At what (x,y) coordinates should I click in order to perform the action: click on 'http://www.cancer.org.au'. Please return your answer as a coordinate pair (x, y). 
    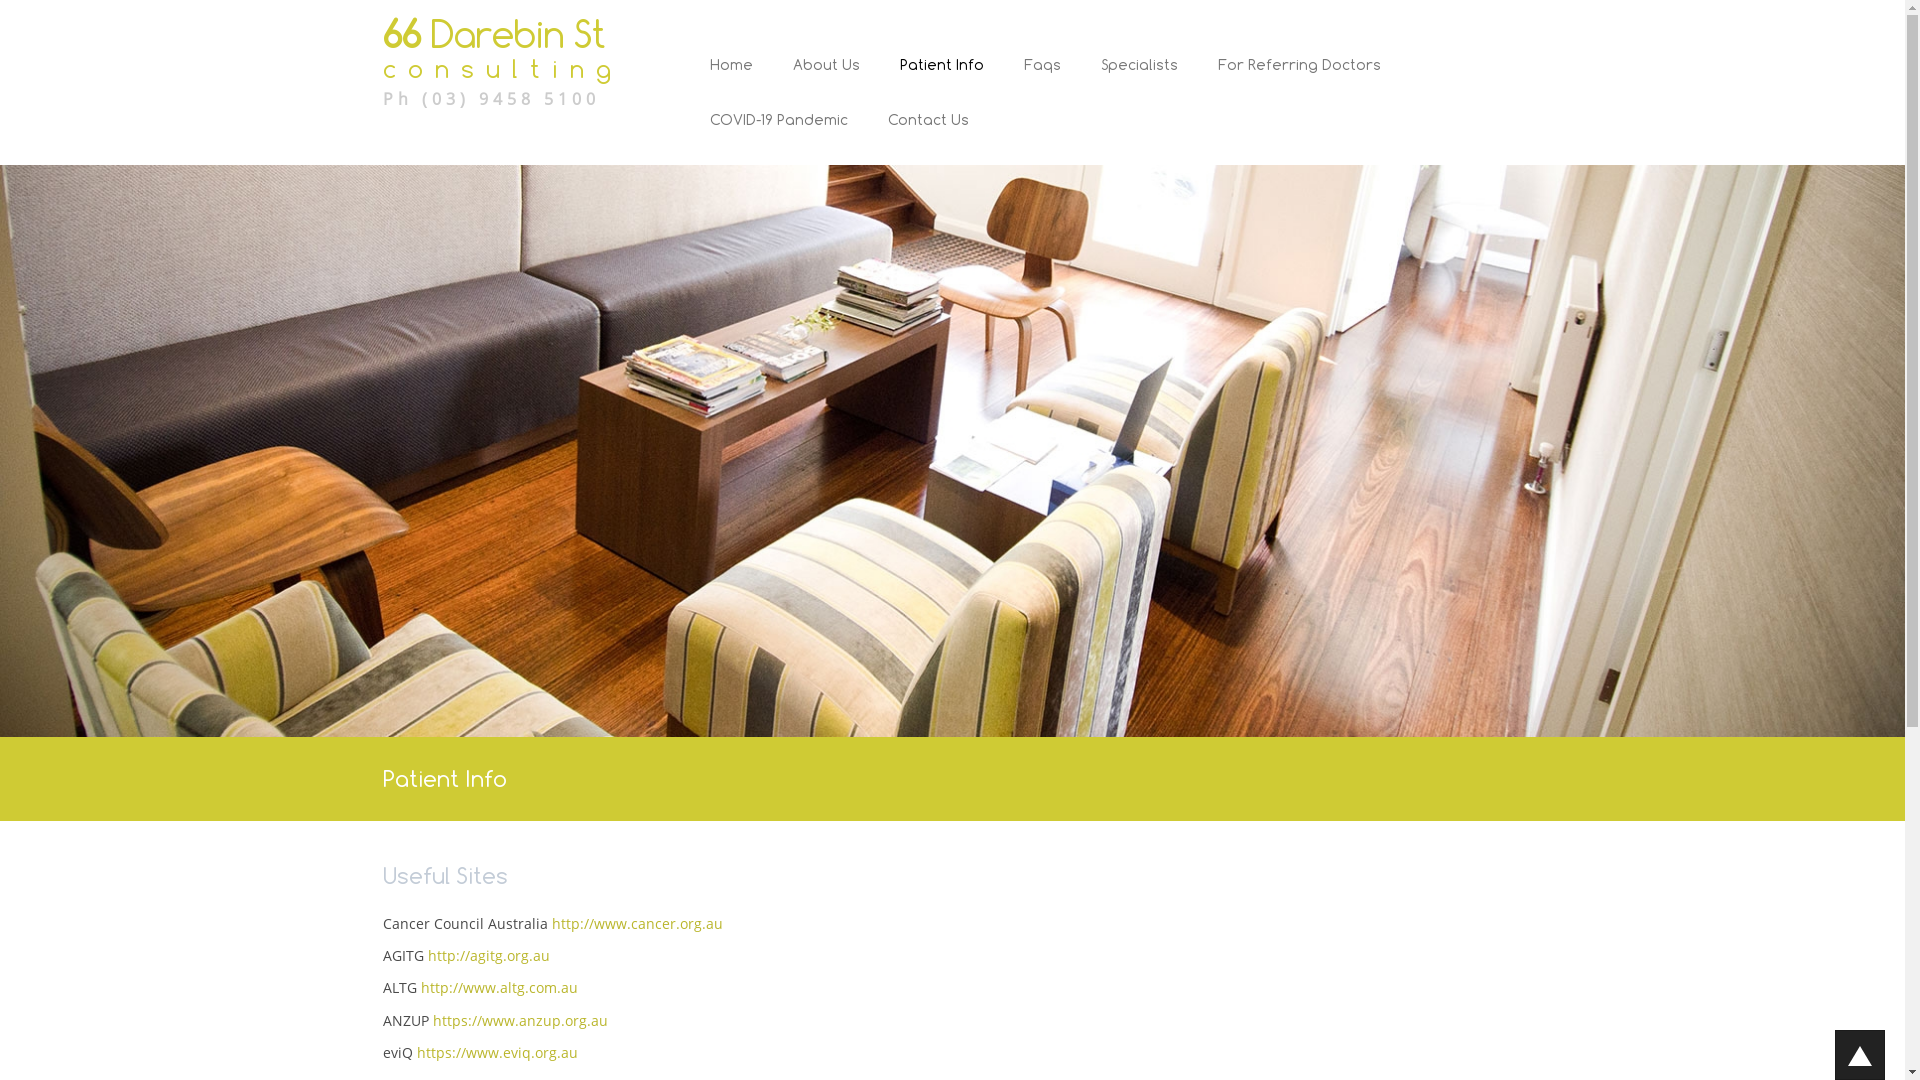
    Looking at the image, I should click on (636, 923).